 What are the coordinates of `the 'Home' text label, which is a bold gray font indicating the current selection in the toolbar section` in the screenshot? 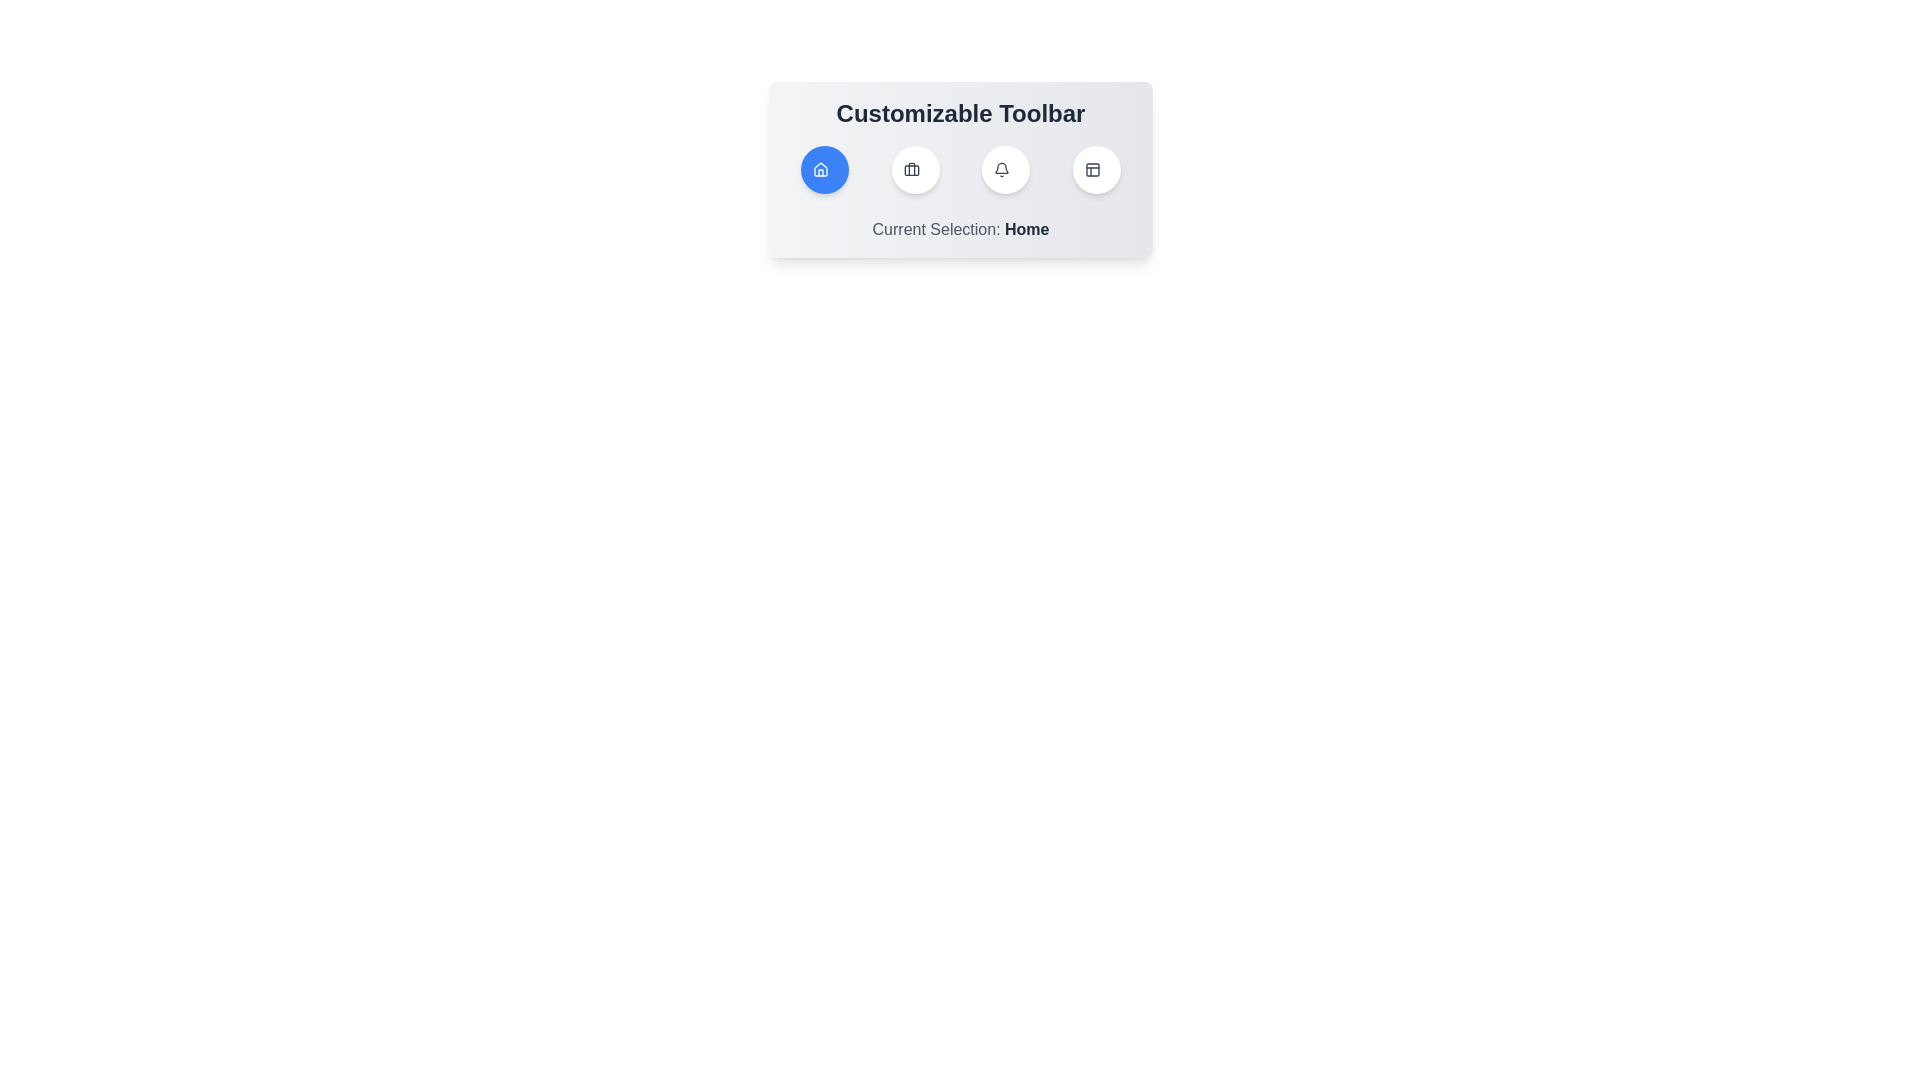 It's located at (1027, 228).